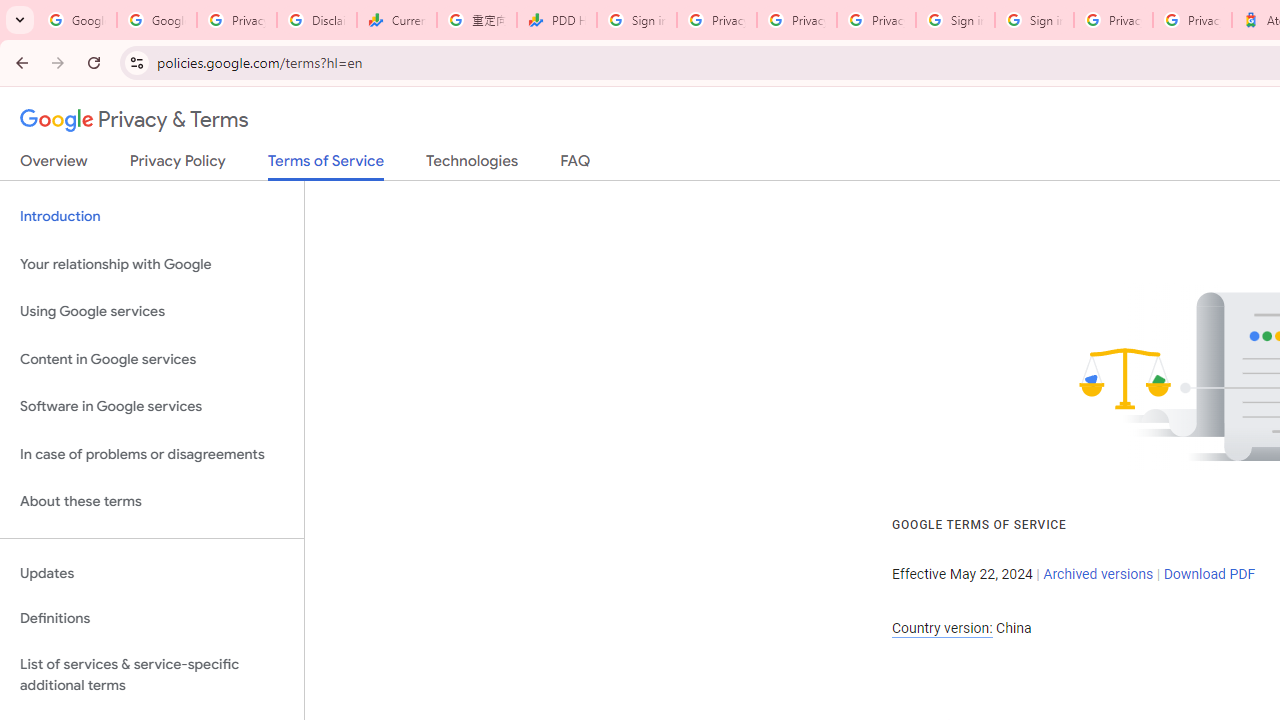 This screenshot has width=1280, height=720. Describe the element at coordinates (1097, 574) in the screenshot. I see `'Archived versions'` at that location.